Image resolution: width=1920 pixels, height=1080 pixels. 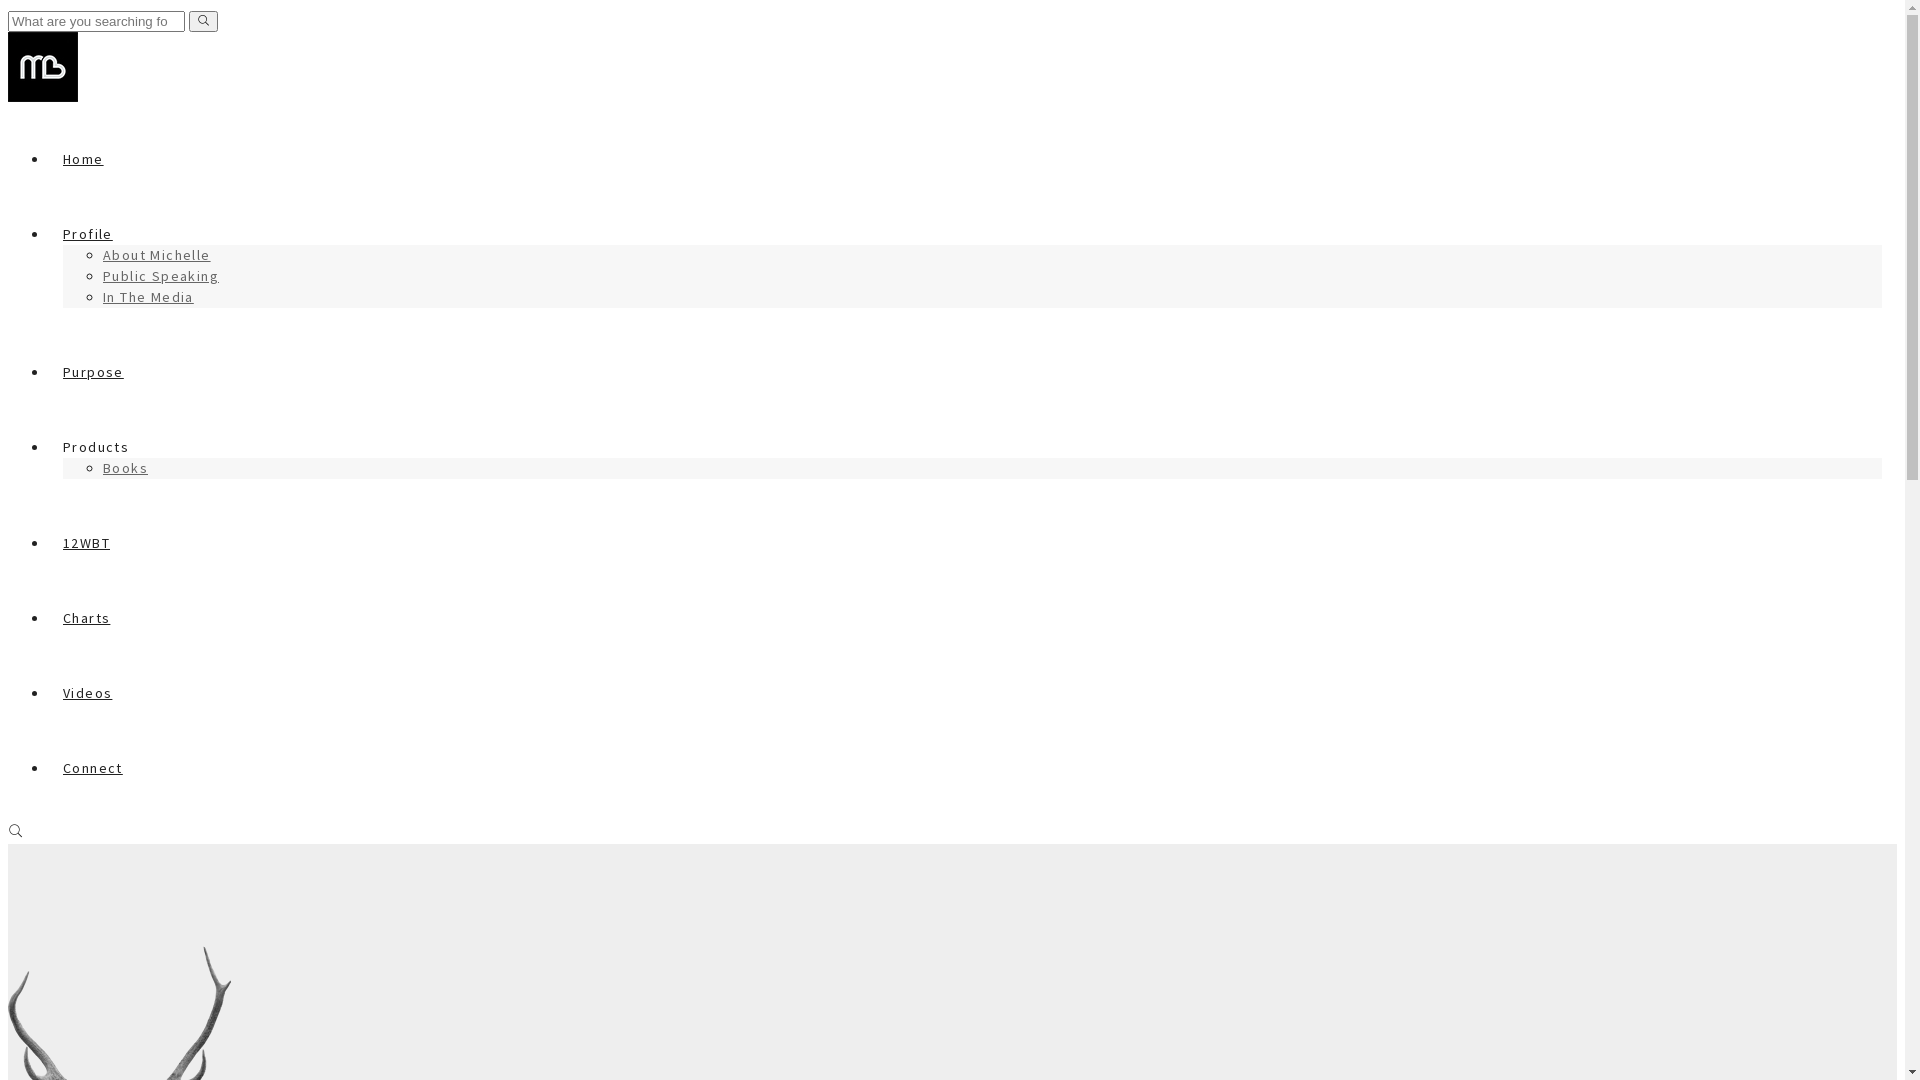 What do you see at coordinates (95, 21) in the screenshot?
I see `'What are you searching for?'` at bounding box center [95, 21].